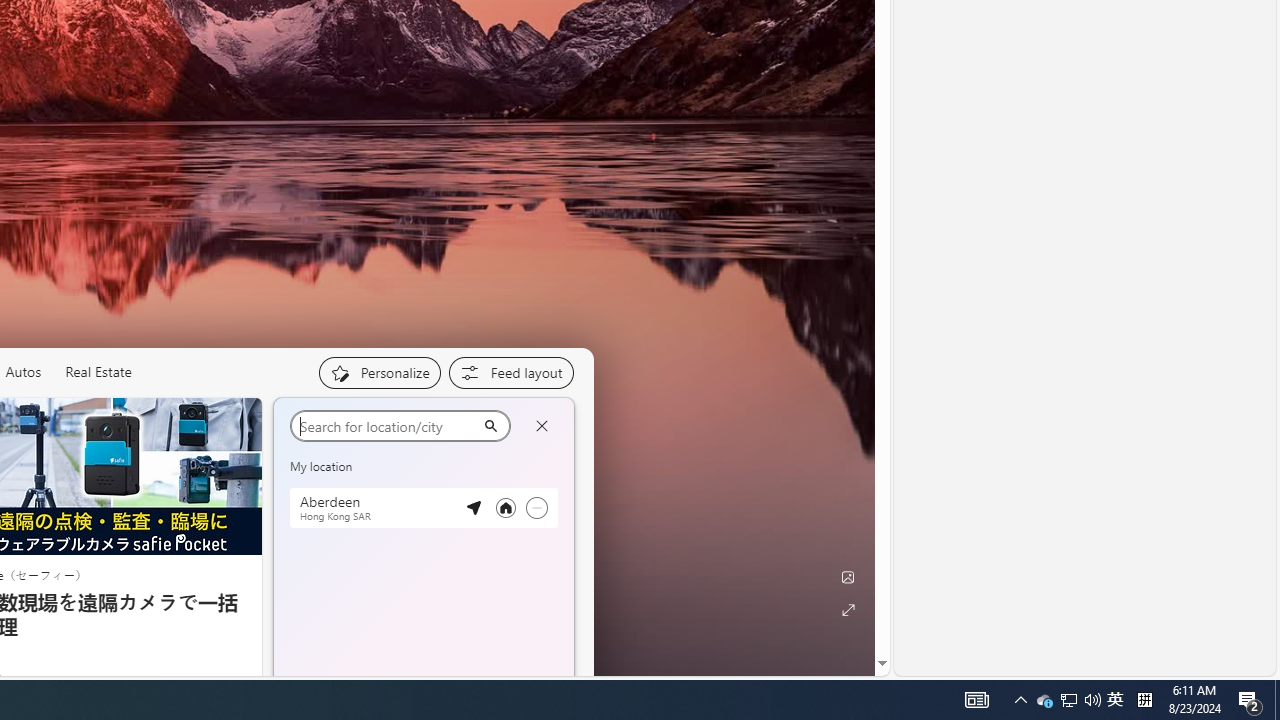  Describe the element at coordinates (97, 371) in the screenshot. I see `'Real Estate'` at that location.